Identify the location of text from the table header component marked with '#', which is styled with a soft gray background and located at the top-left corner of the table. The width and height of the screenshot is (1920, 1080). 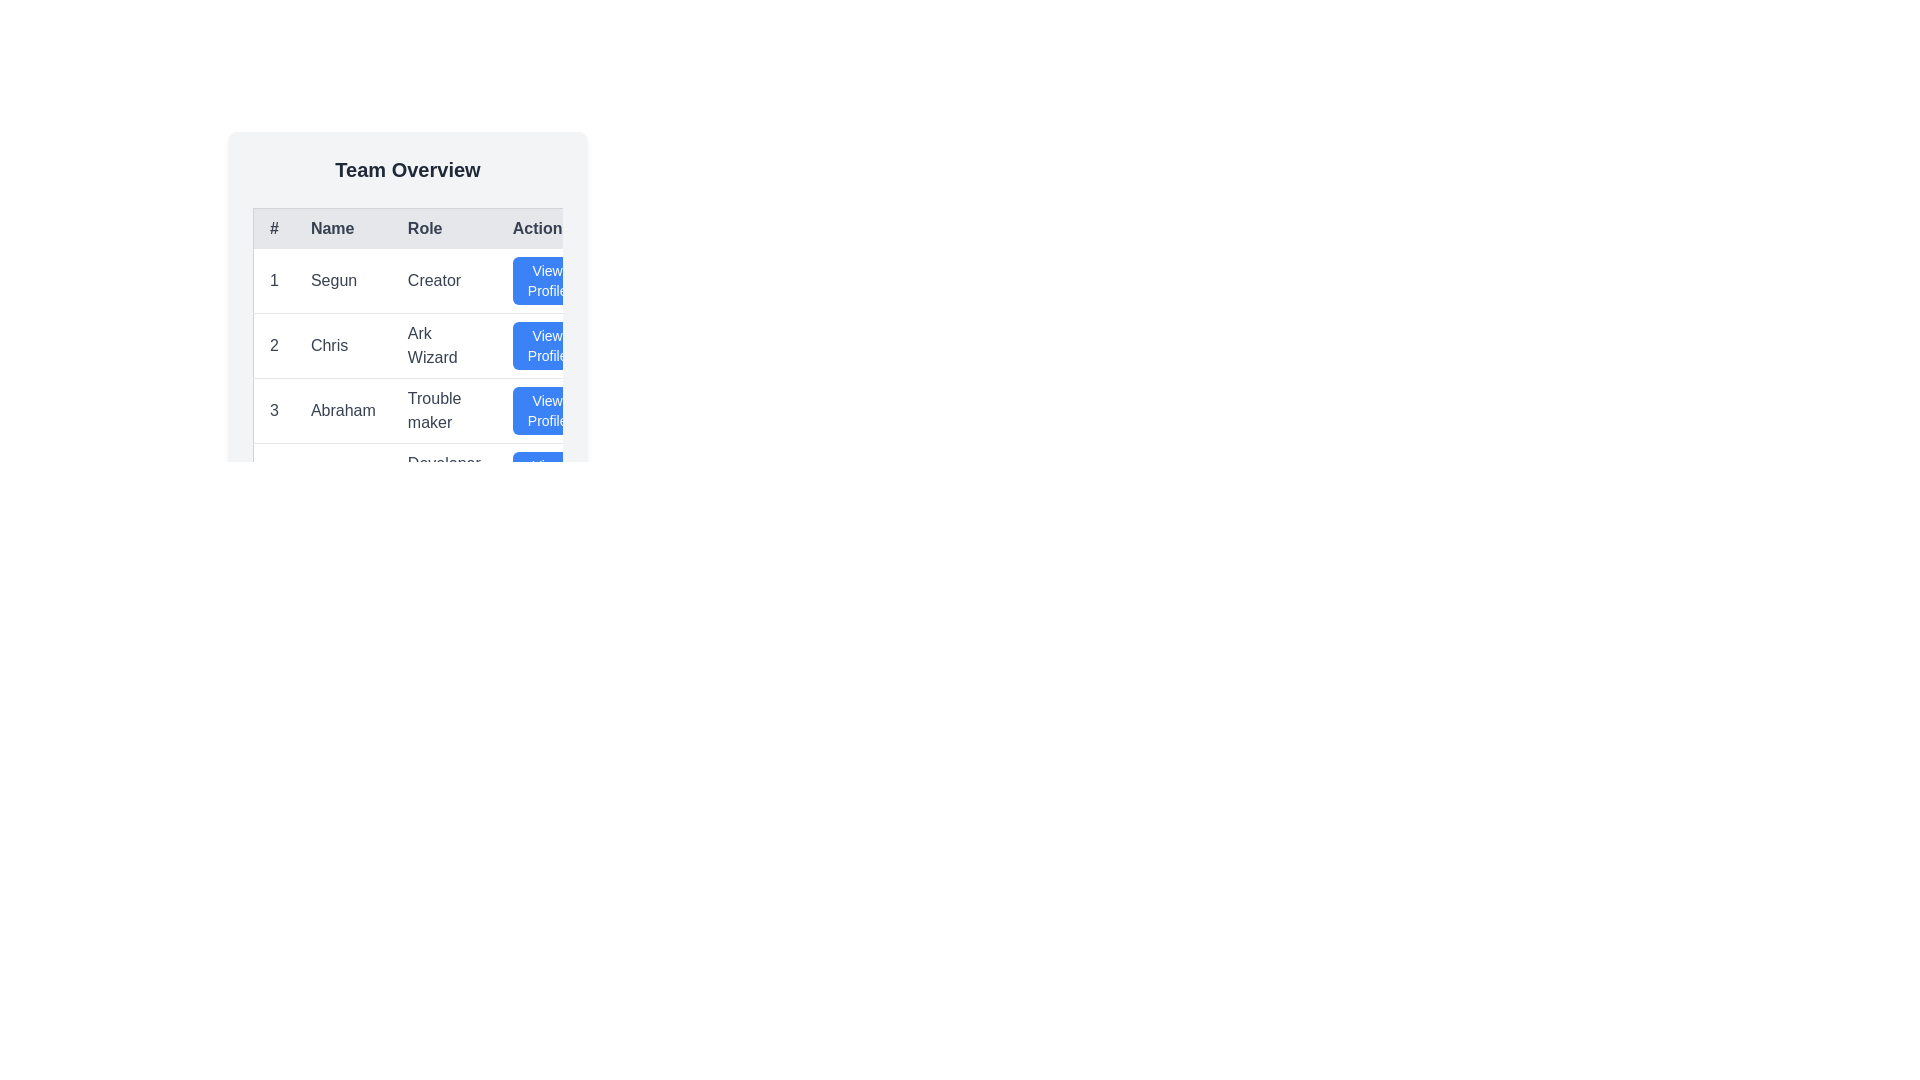
(273, 227).